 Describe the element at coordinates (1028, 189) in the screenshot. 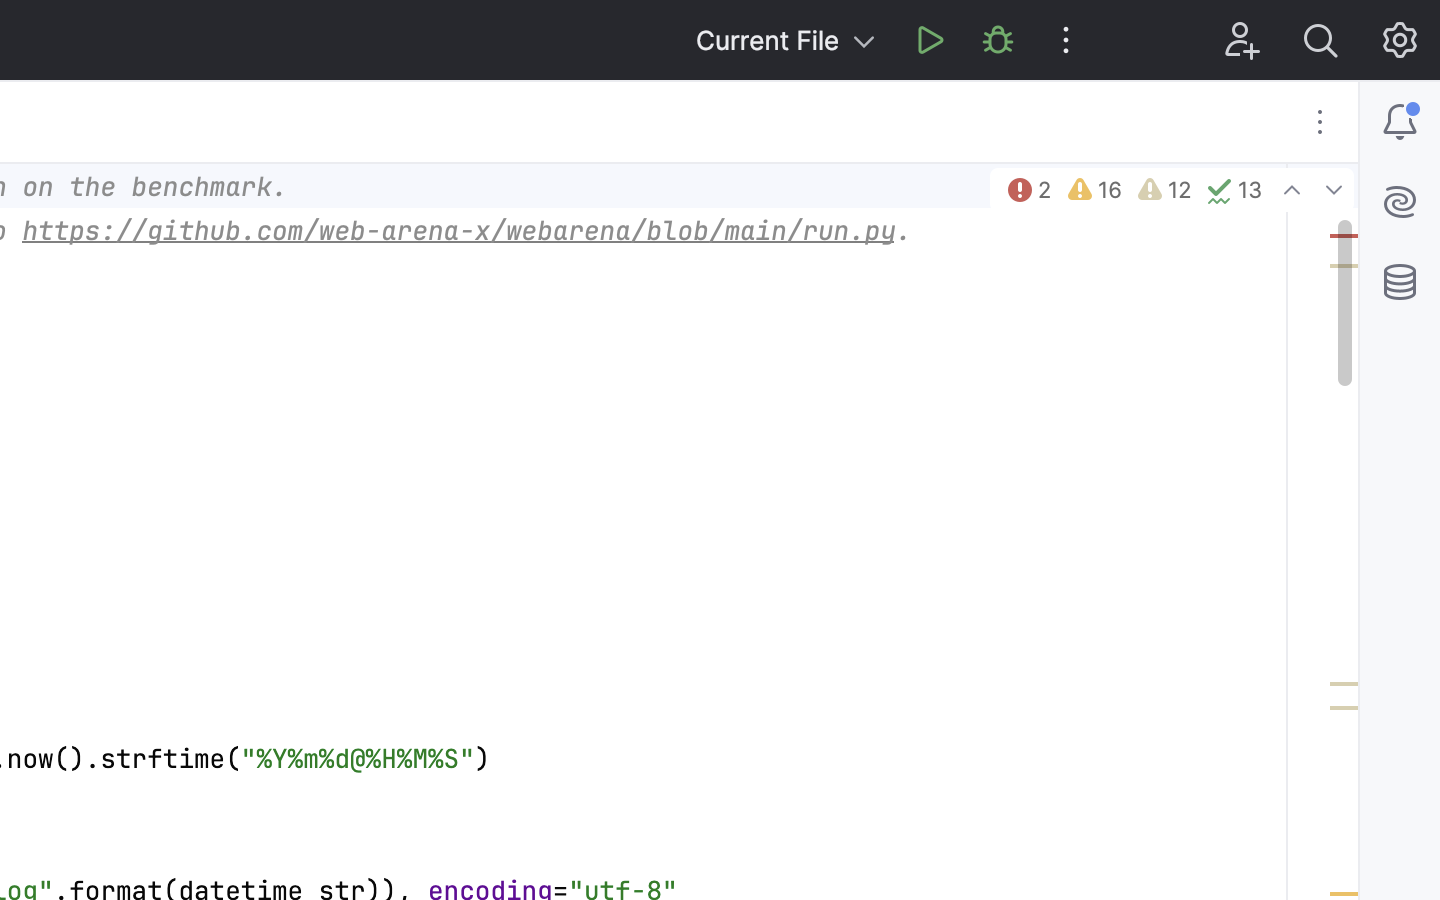

I see `'2'` at that location.